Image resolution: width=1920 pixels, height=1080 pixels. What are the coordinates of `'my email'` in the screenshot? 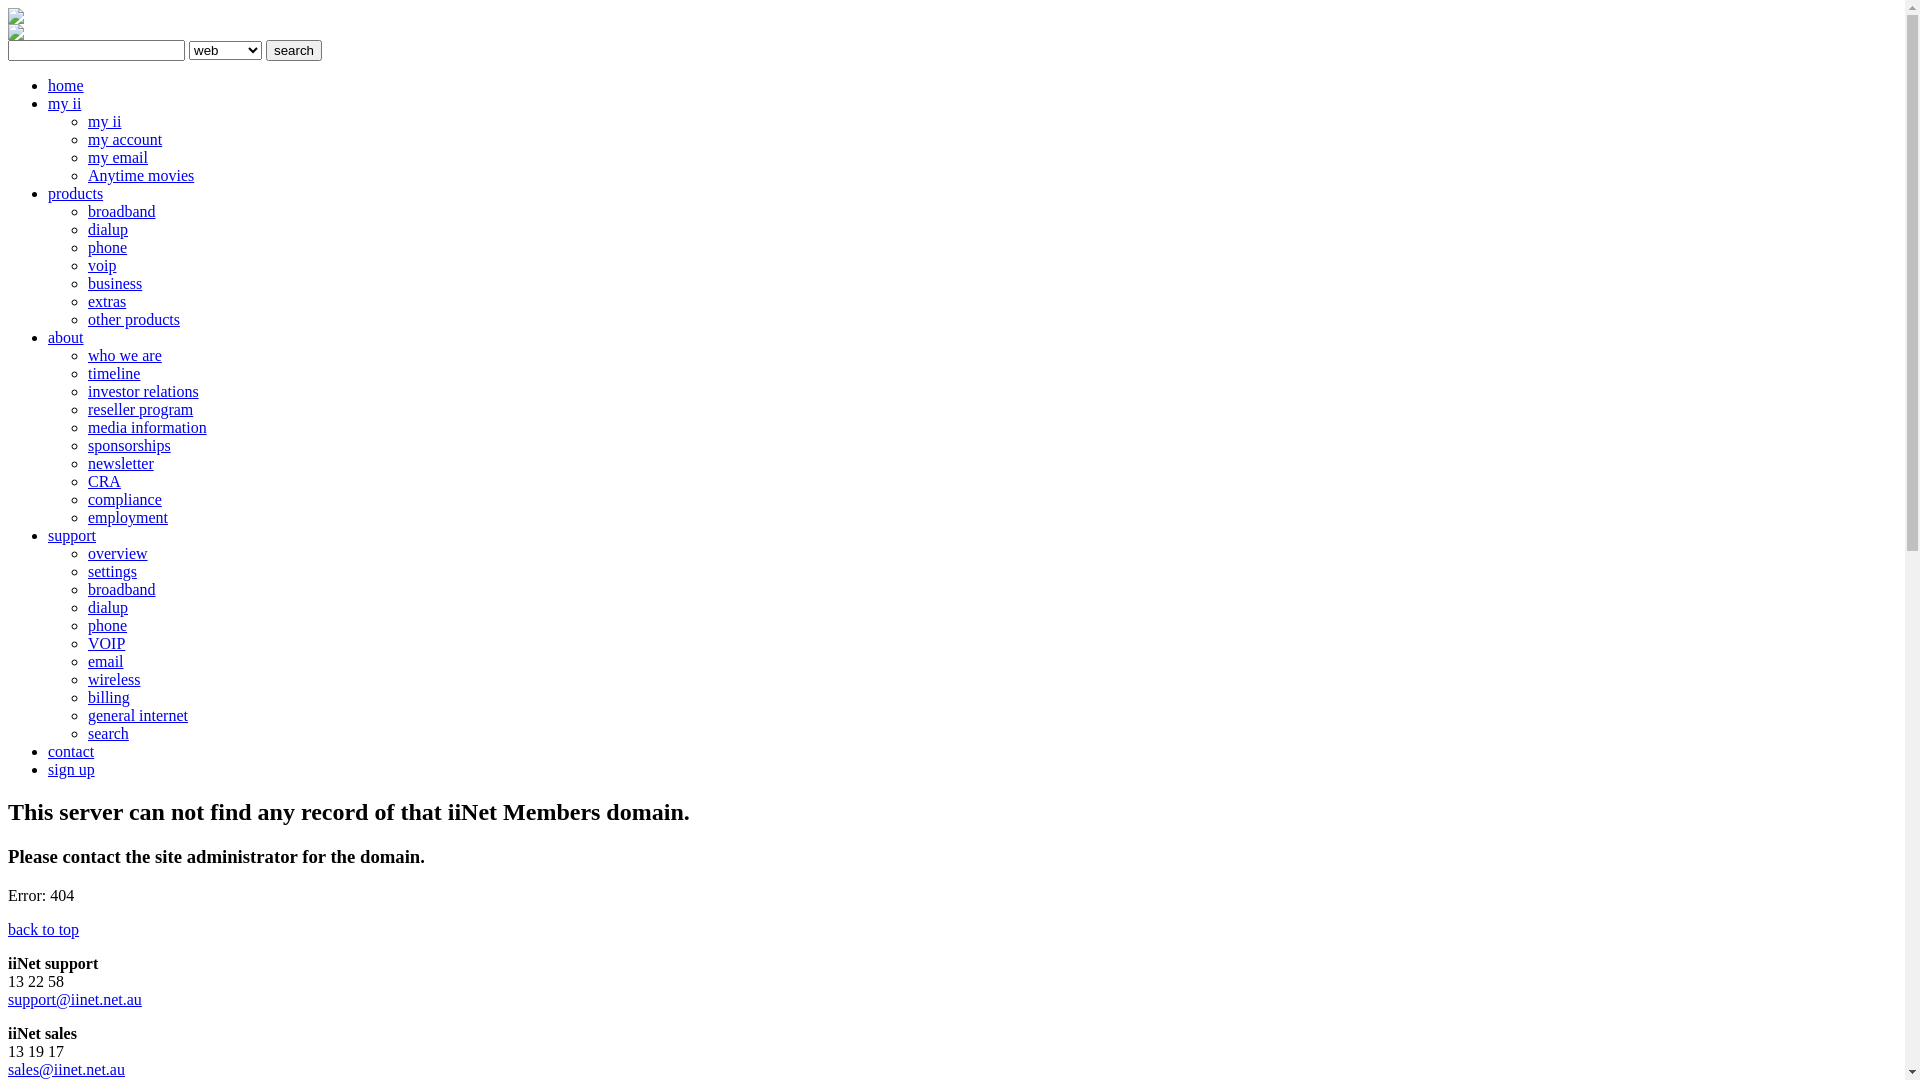 It's located at (117, 156).